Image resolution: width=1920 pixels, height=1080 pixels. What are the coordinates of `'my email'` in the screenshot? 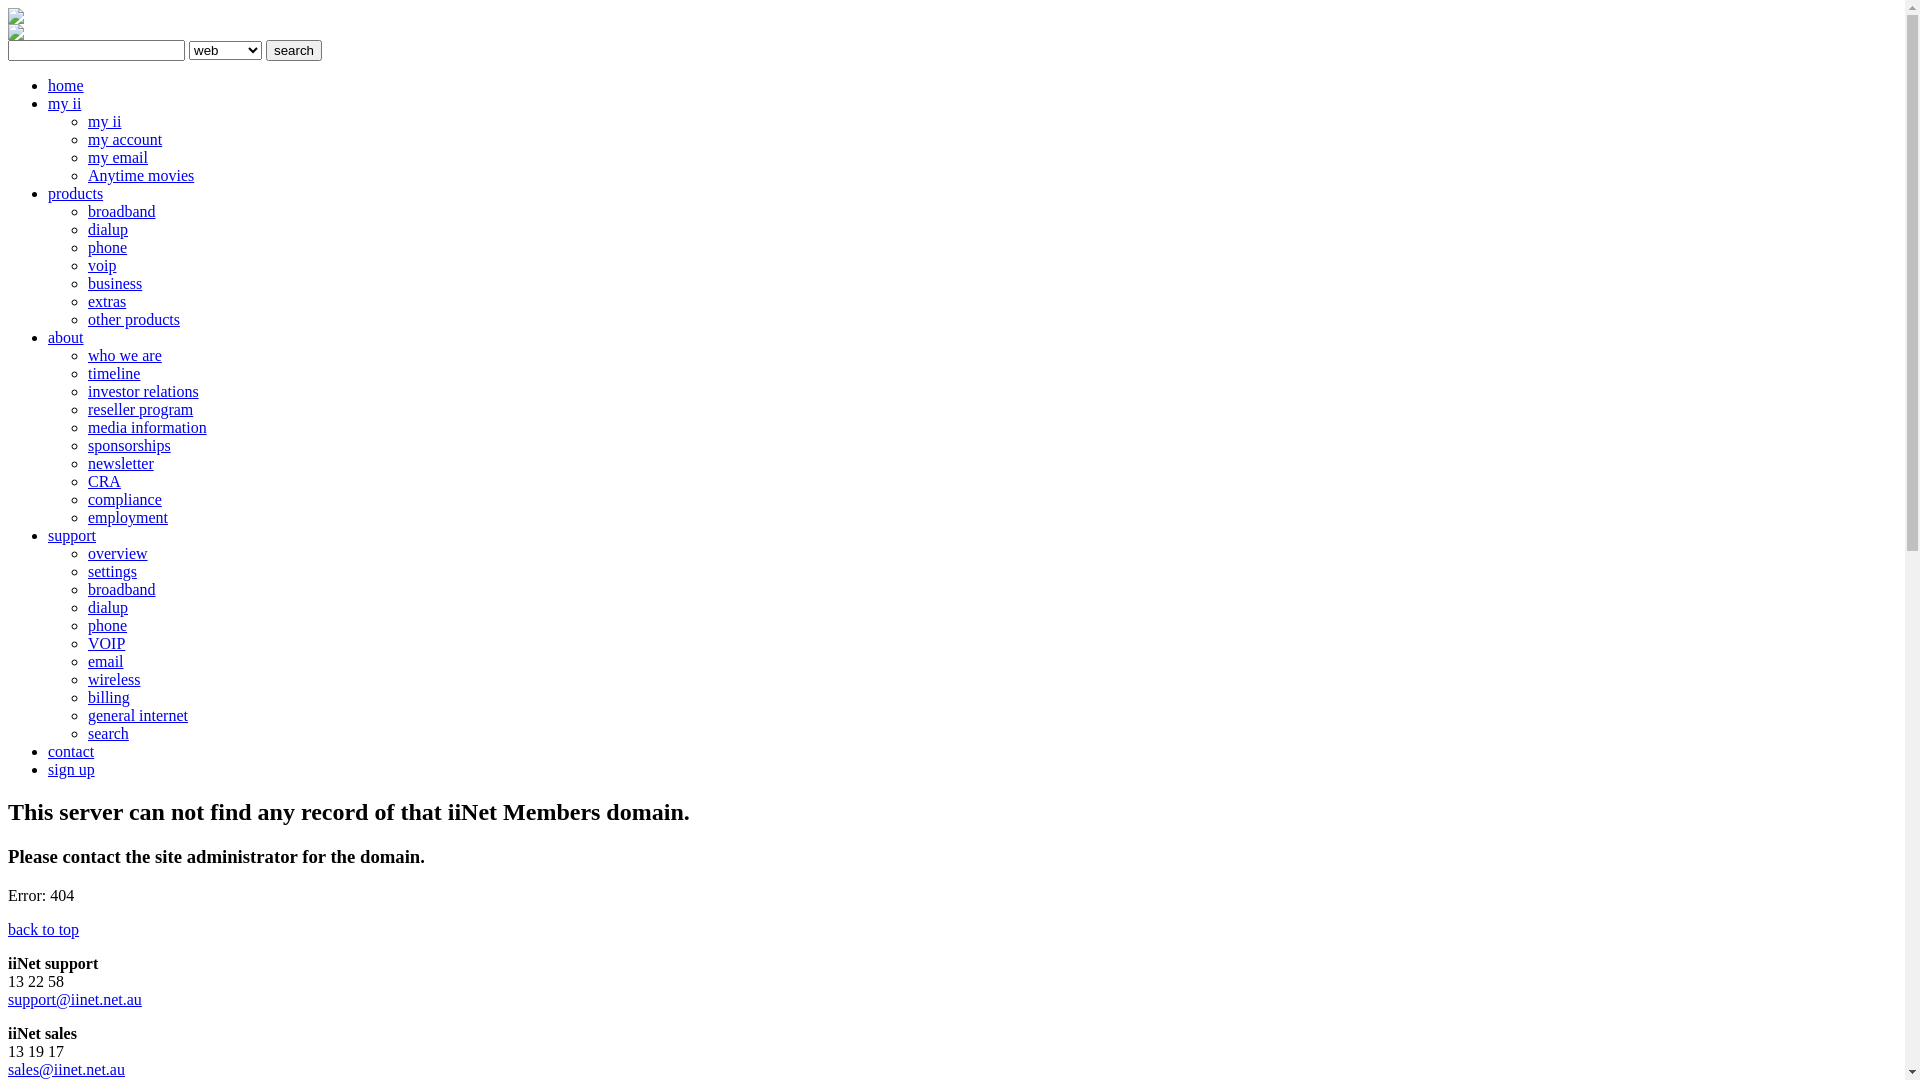 It's located at (117, 156).